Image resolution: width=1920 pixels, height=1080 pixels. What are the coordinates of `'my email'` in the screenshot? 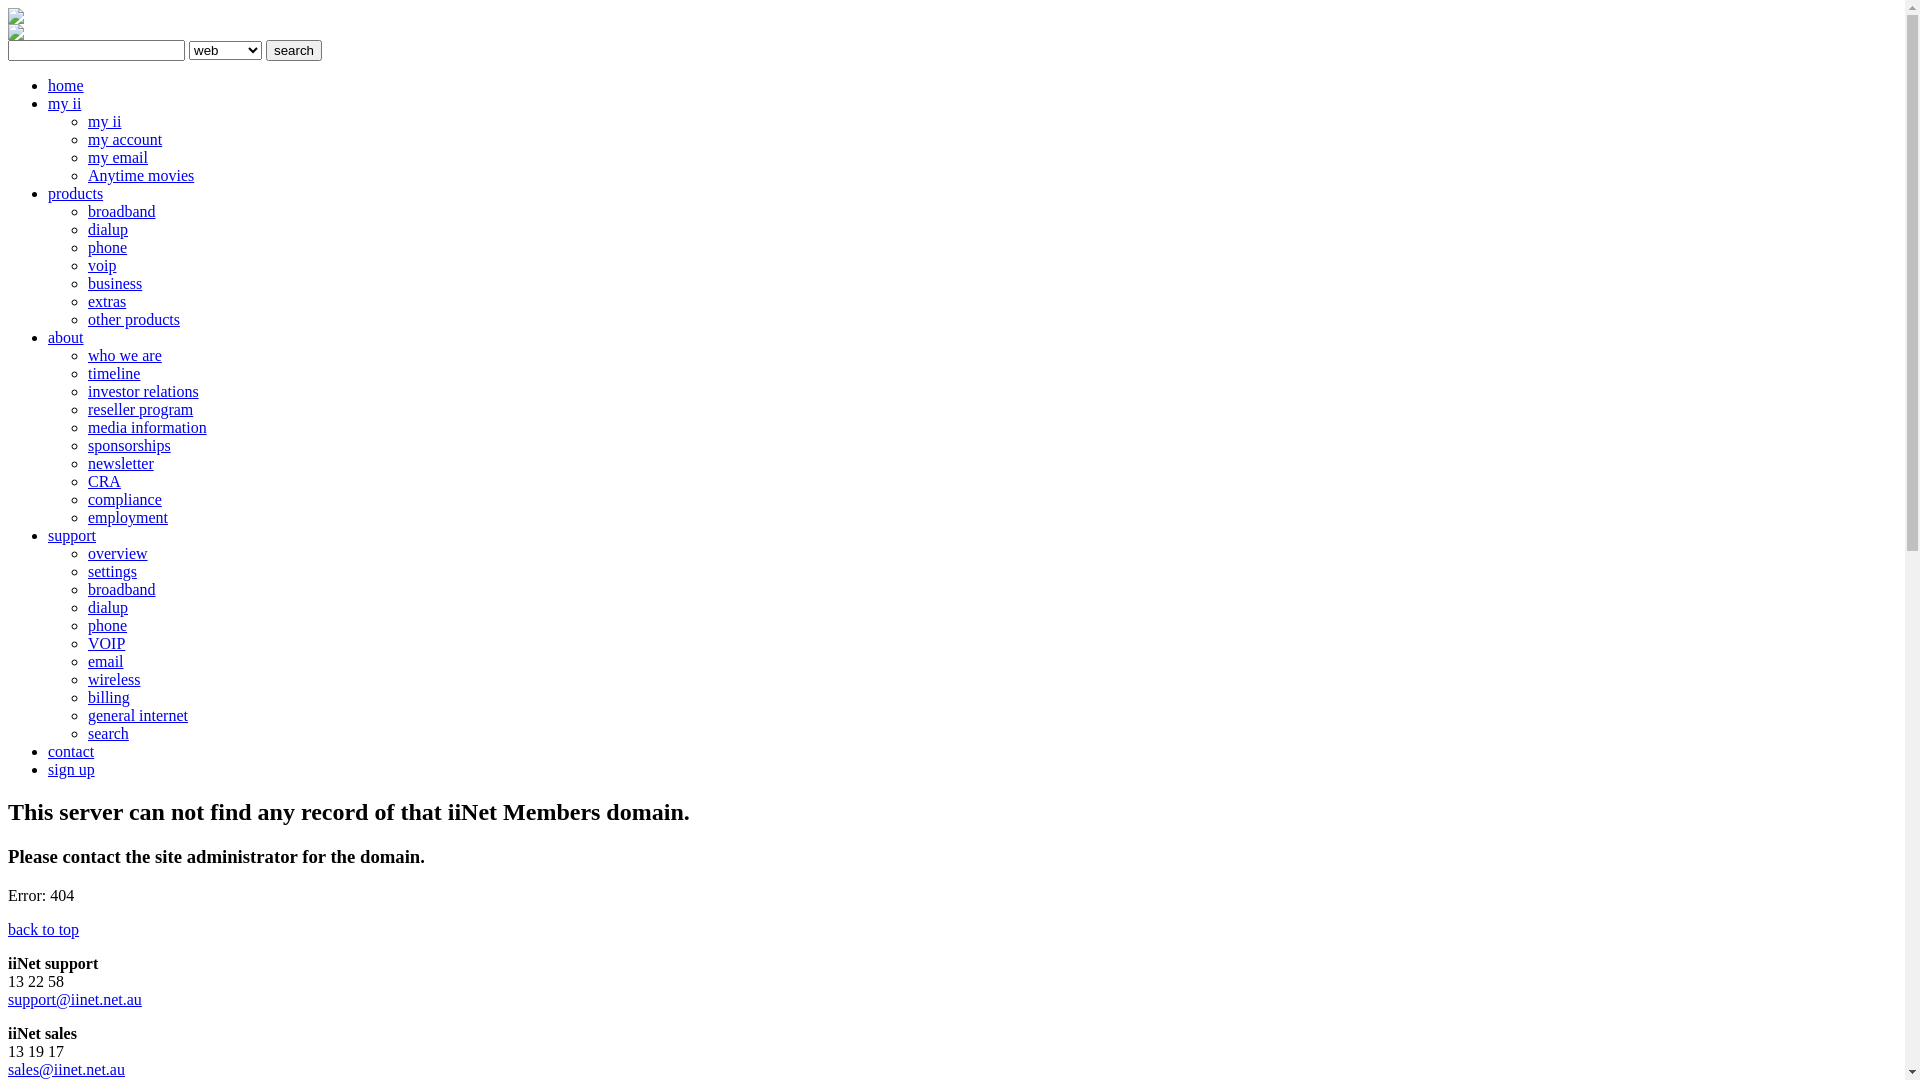 It's located at (117, 156).